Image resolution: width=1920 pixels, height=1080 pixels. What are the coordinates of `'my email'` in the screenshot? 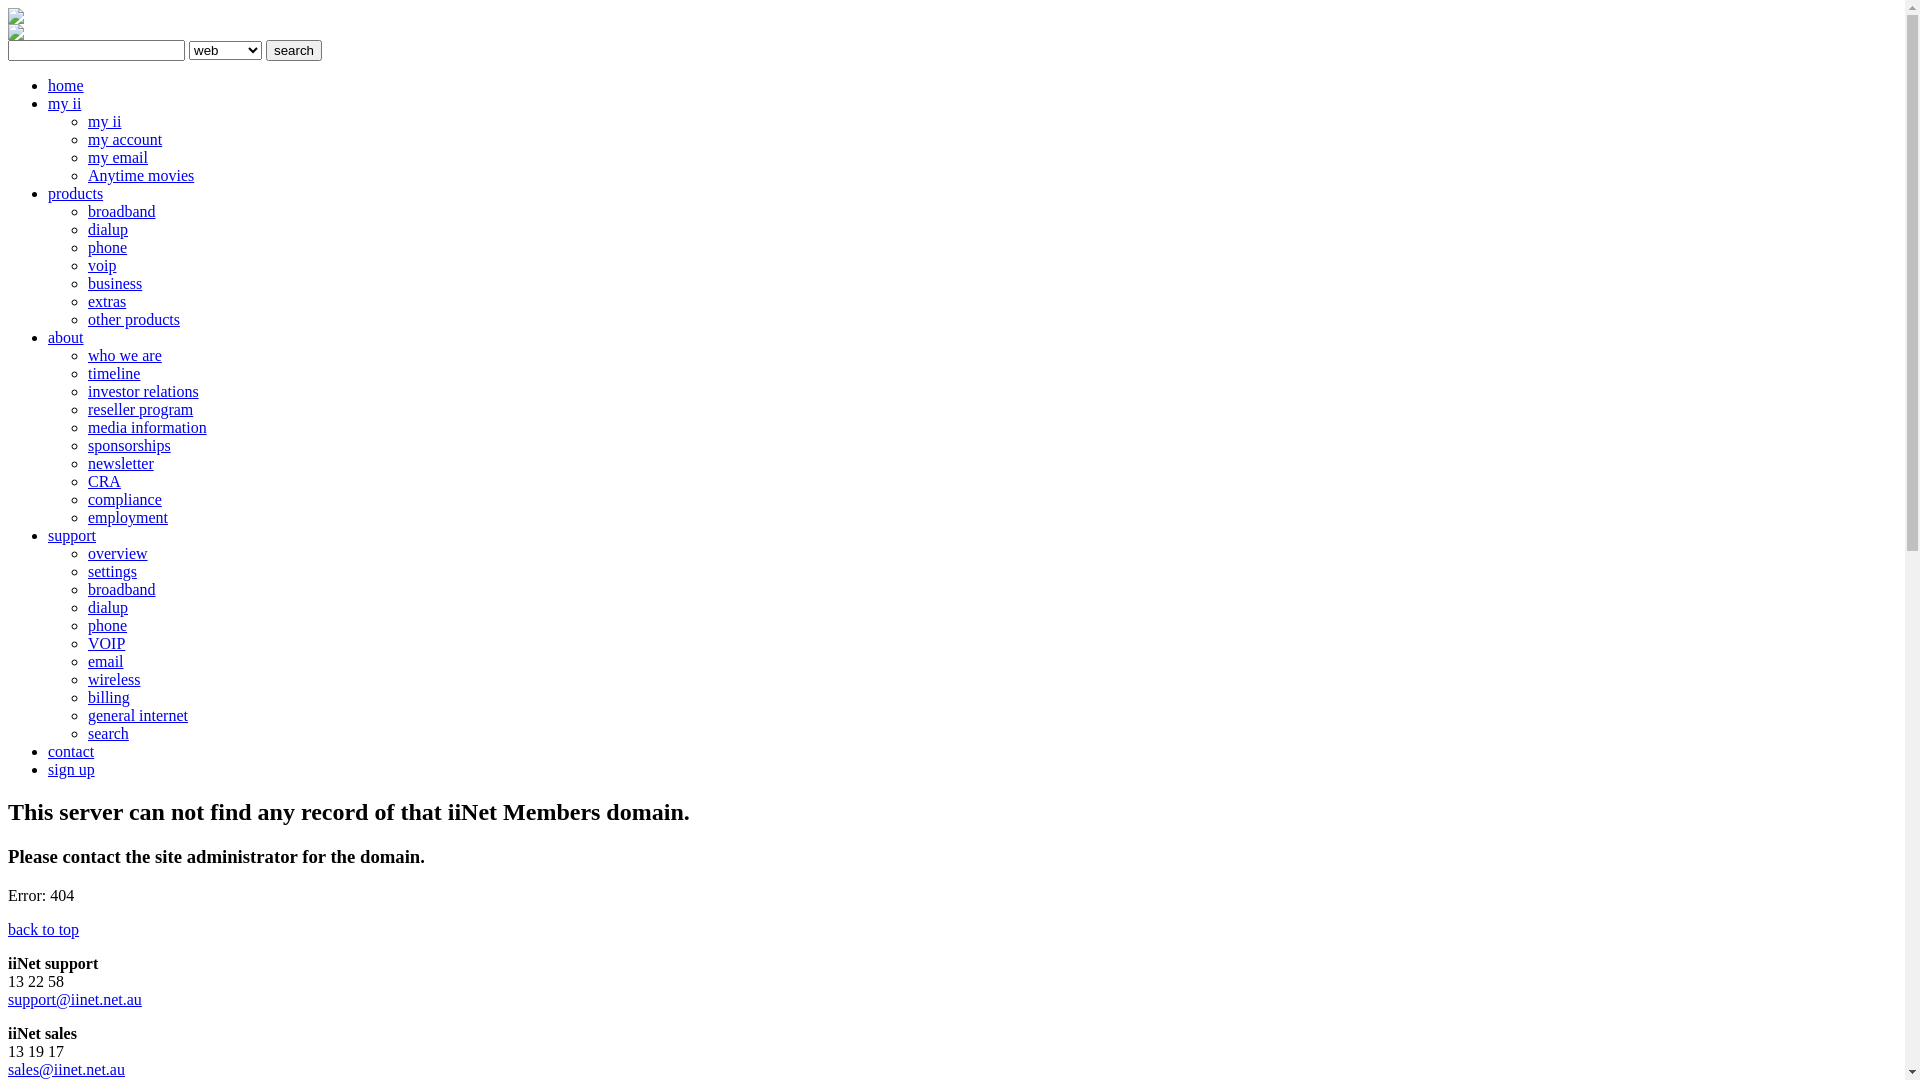 It's located at (117, 156).